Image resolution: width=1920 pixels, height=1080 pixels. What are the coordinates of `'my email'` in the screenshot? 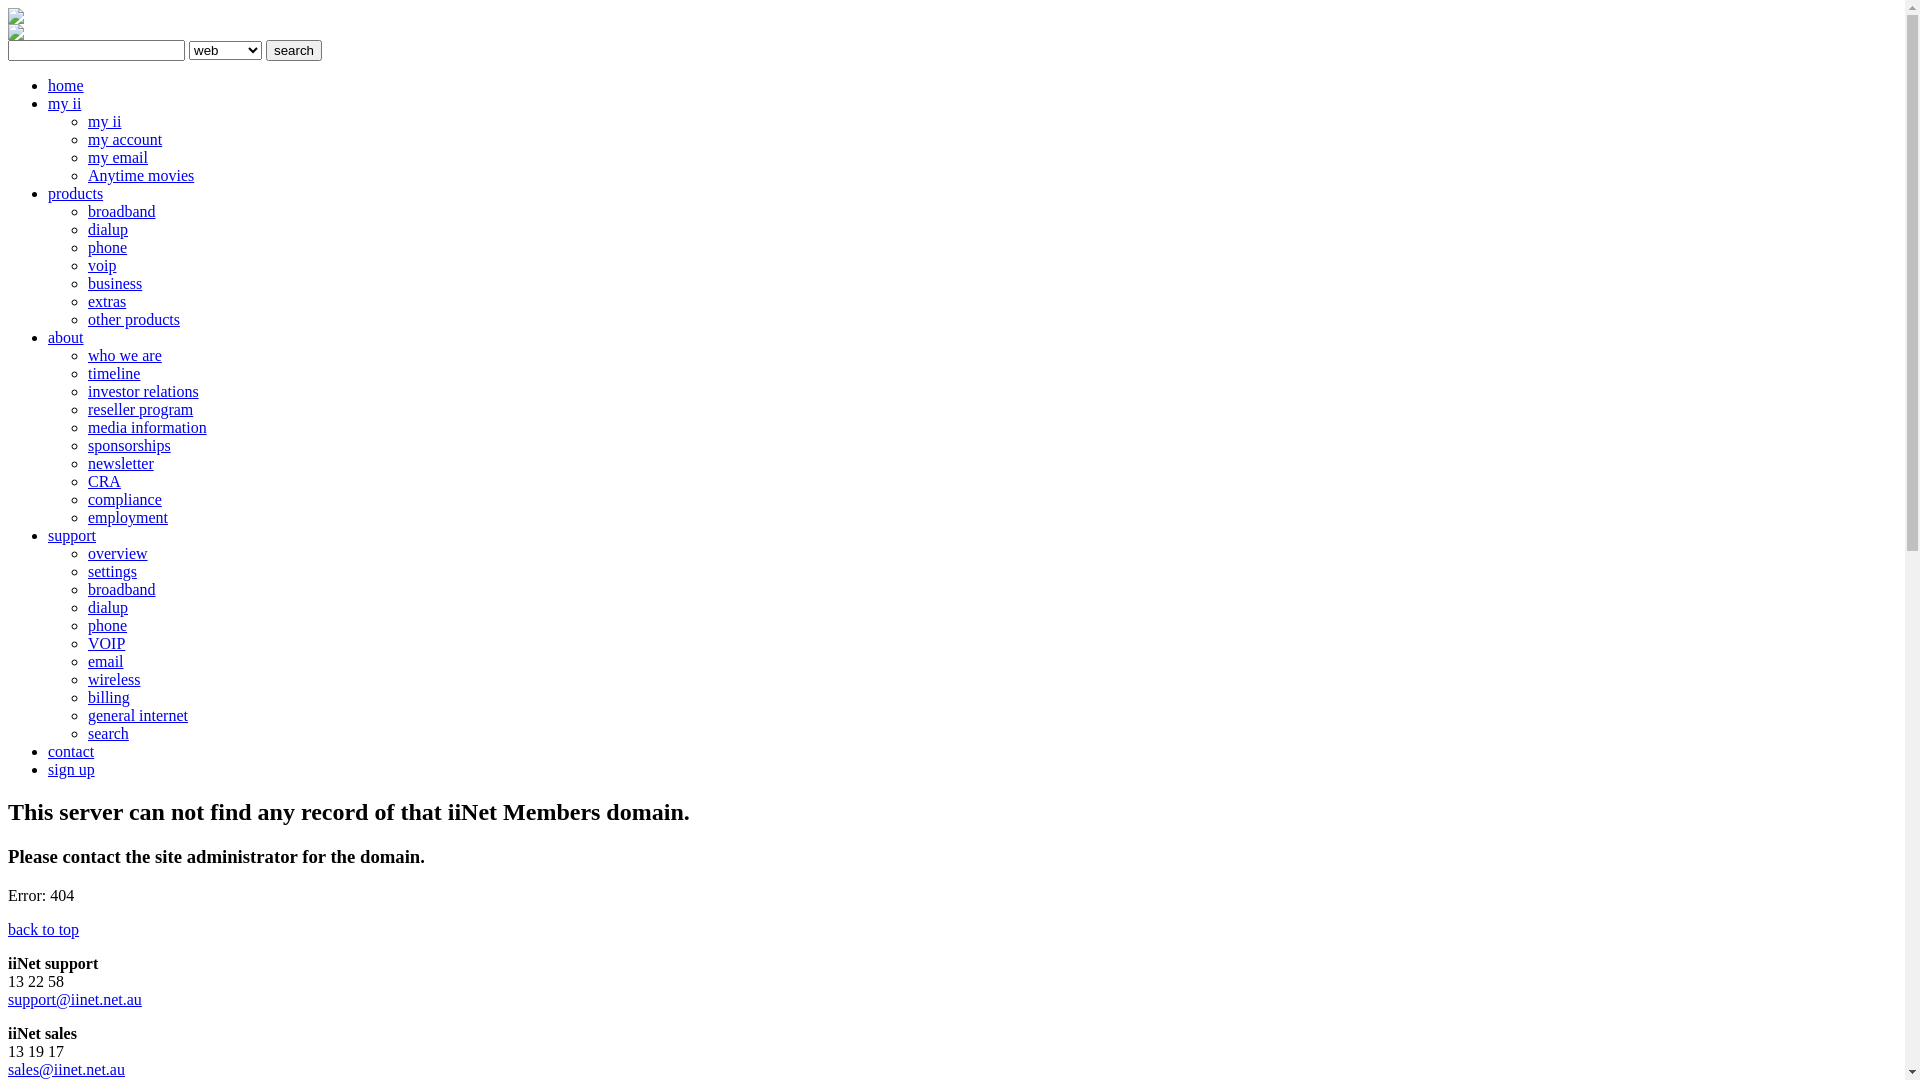 It's located at (117, 156).